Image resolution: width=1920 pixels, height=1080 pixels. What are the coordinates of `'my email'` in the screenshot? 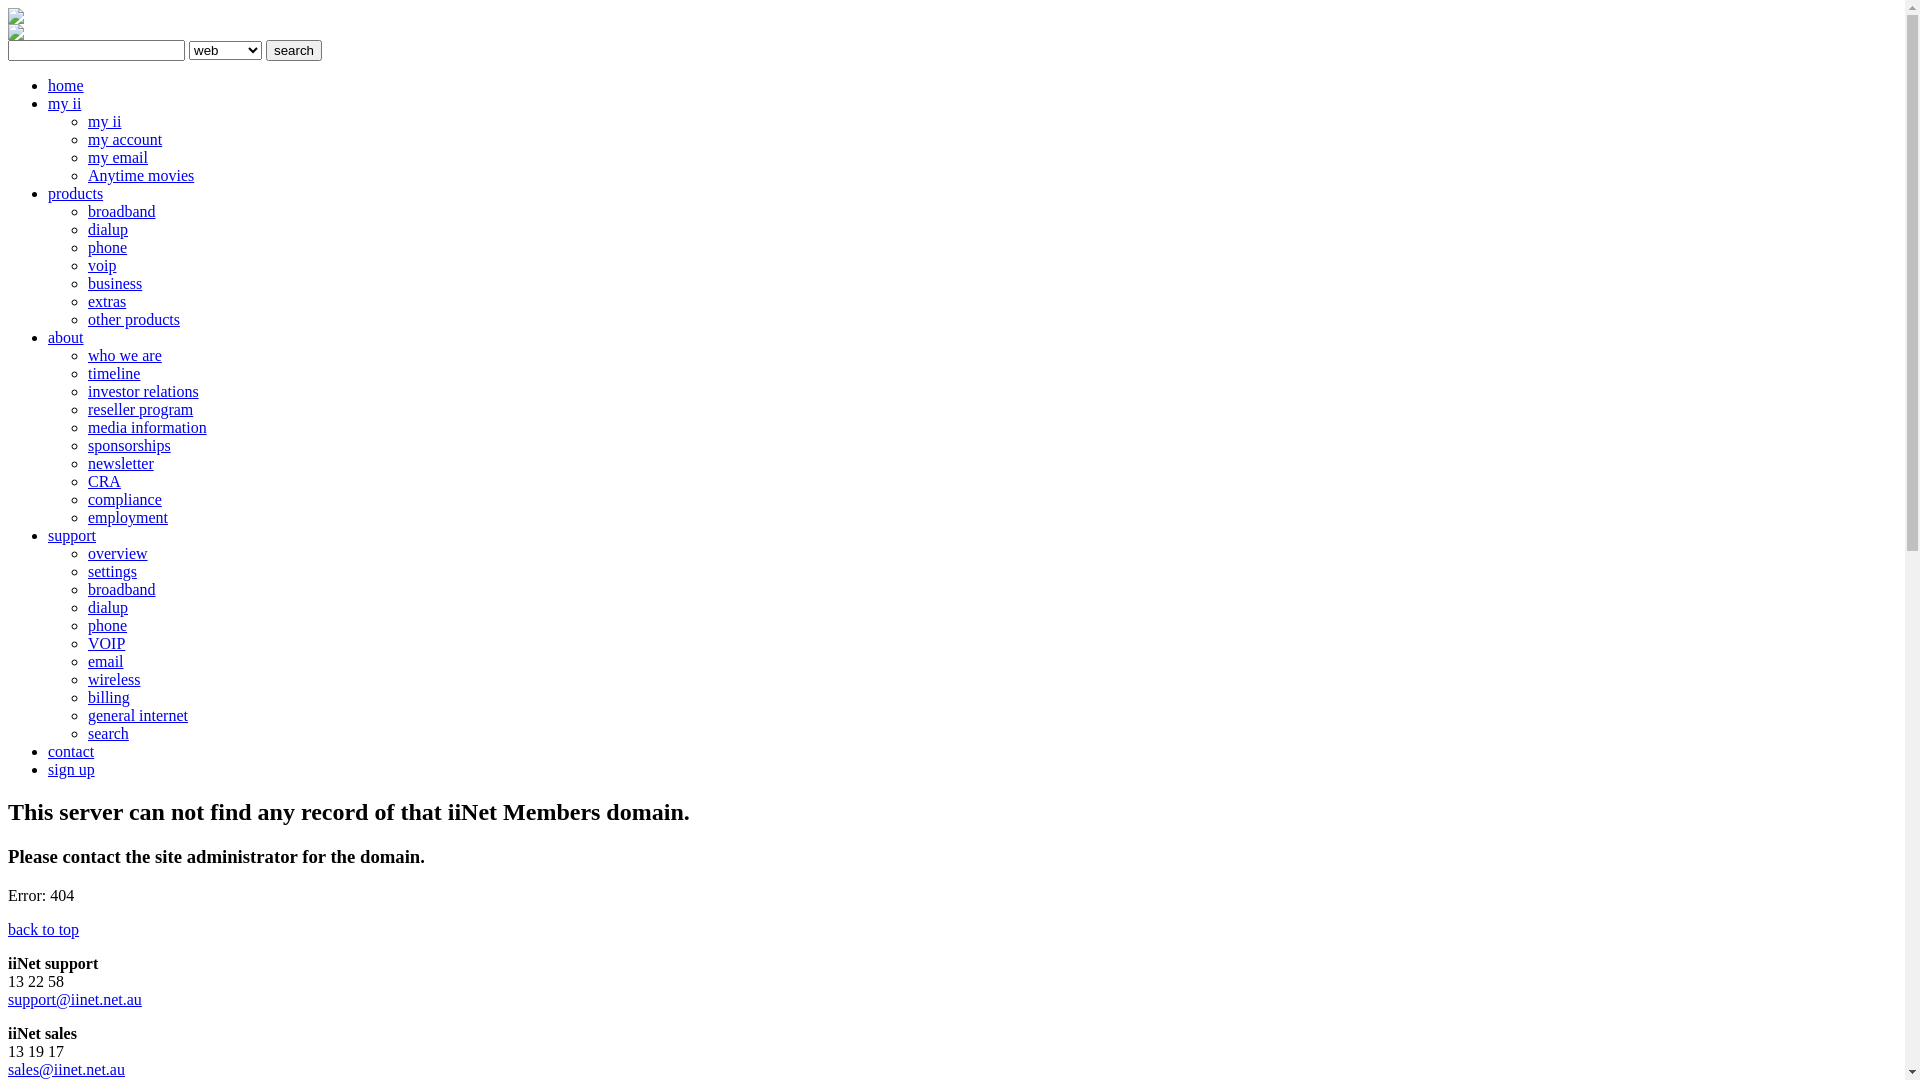 It's located at (117, 156).